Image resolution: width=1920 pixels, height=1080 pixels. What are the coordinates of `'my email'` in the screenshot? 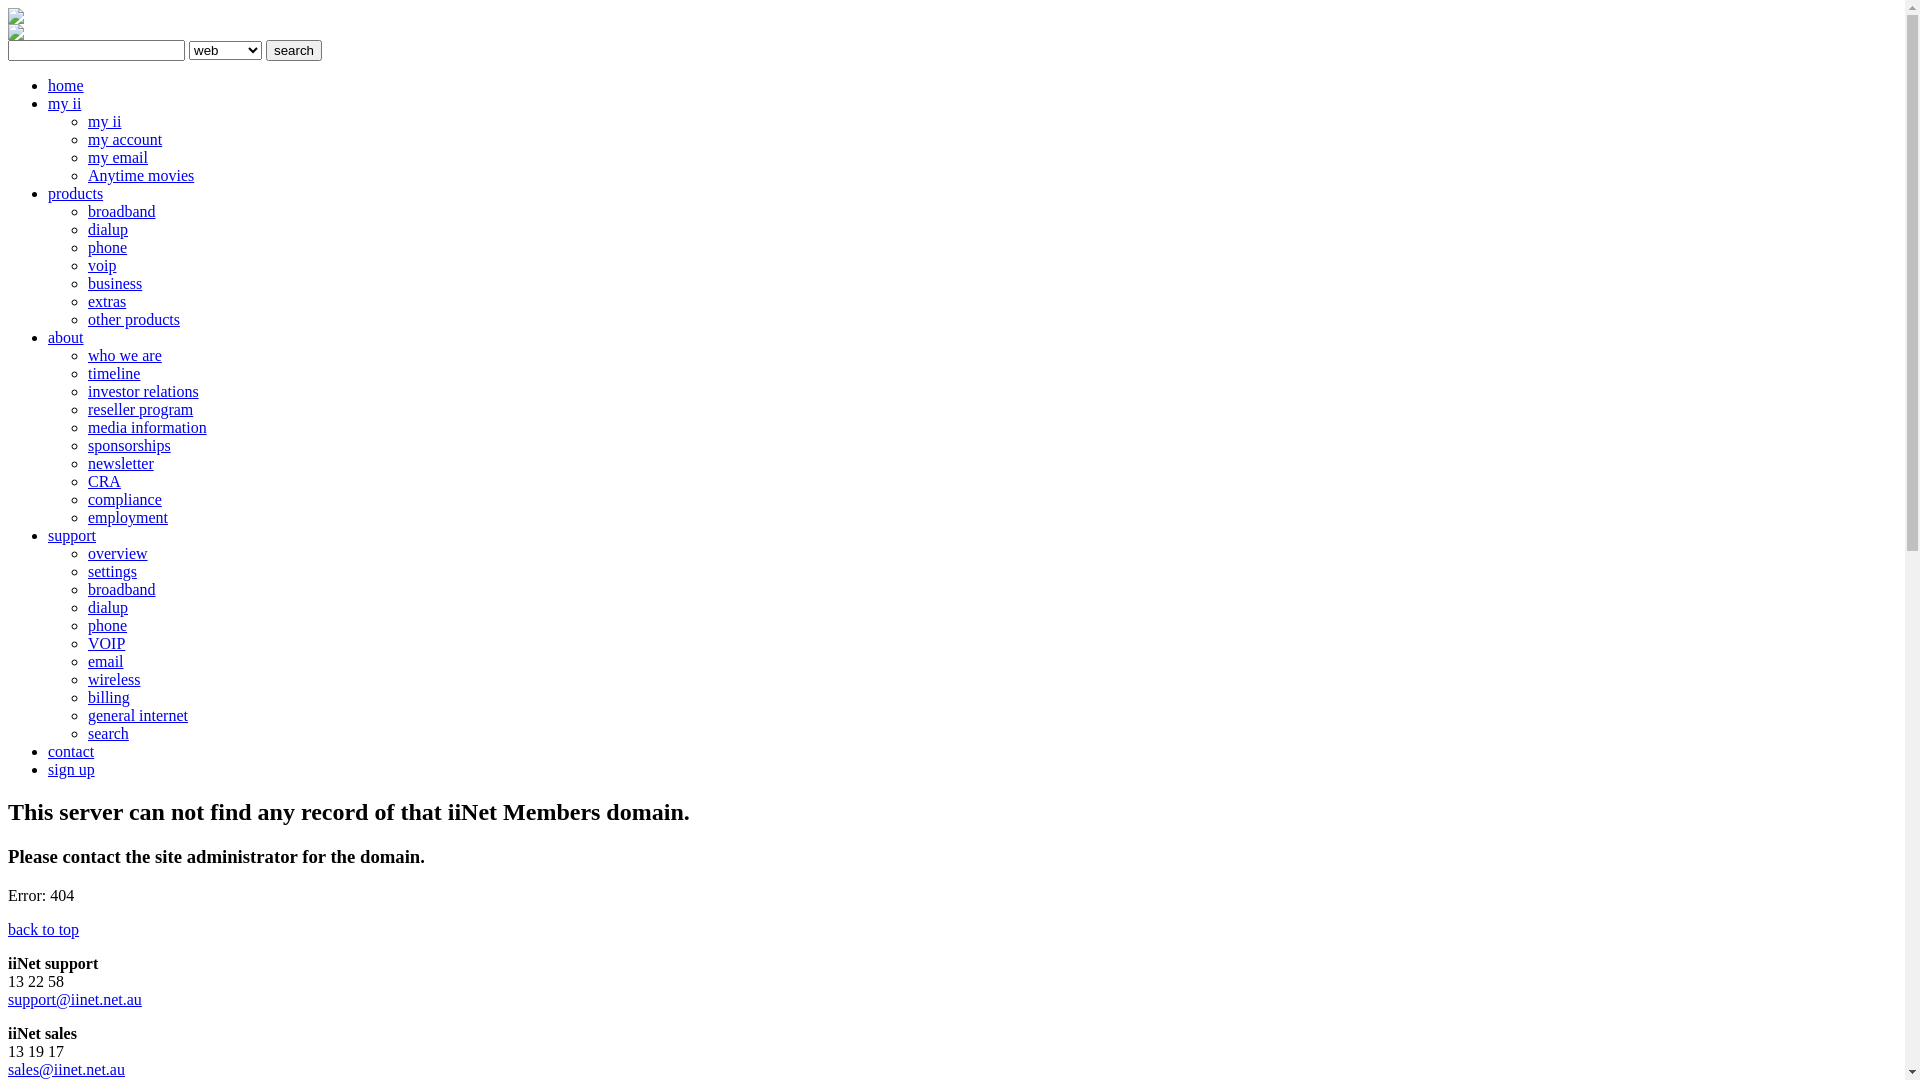 It's located at (117, 156).